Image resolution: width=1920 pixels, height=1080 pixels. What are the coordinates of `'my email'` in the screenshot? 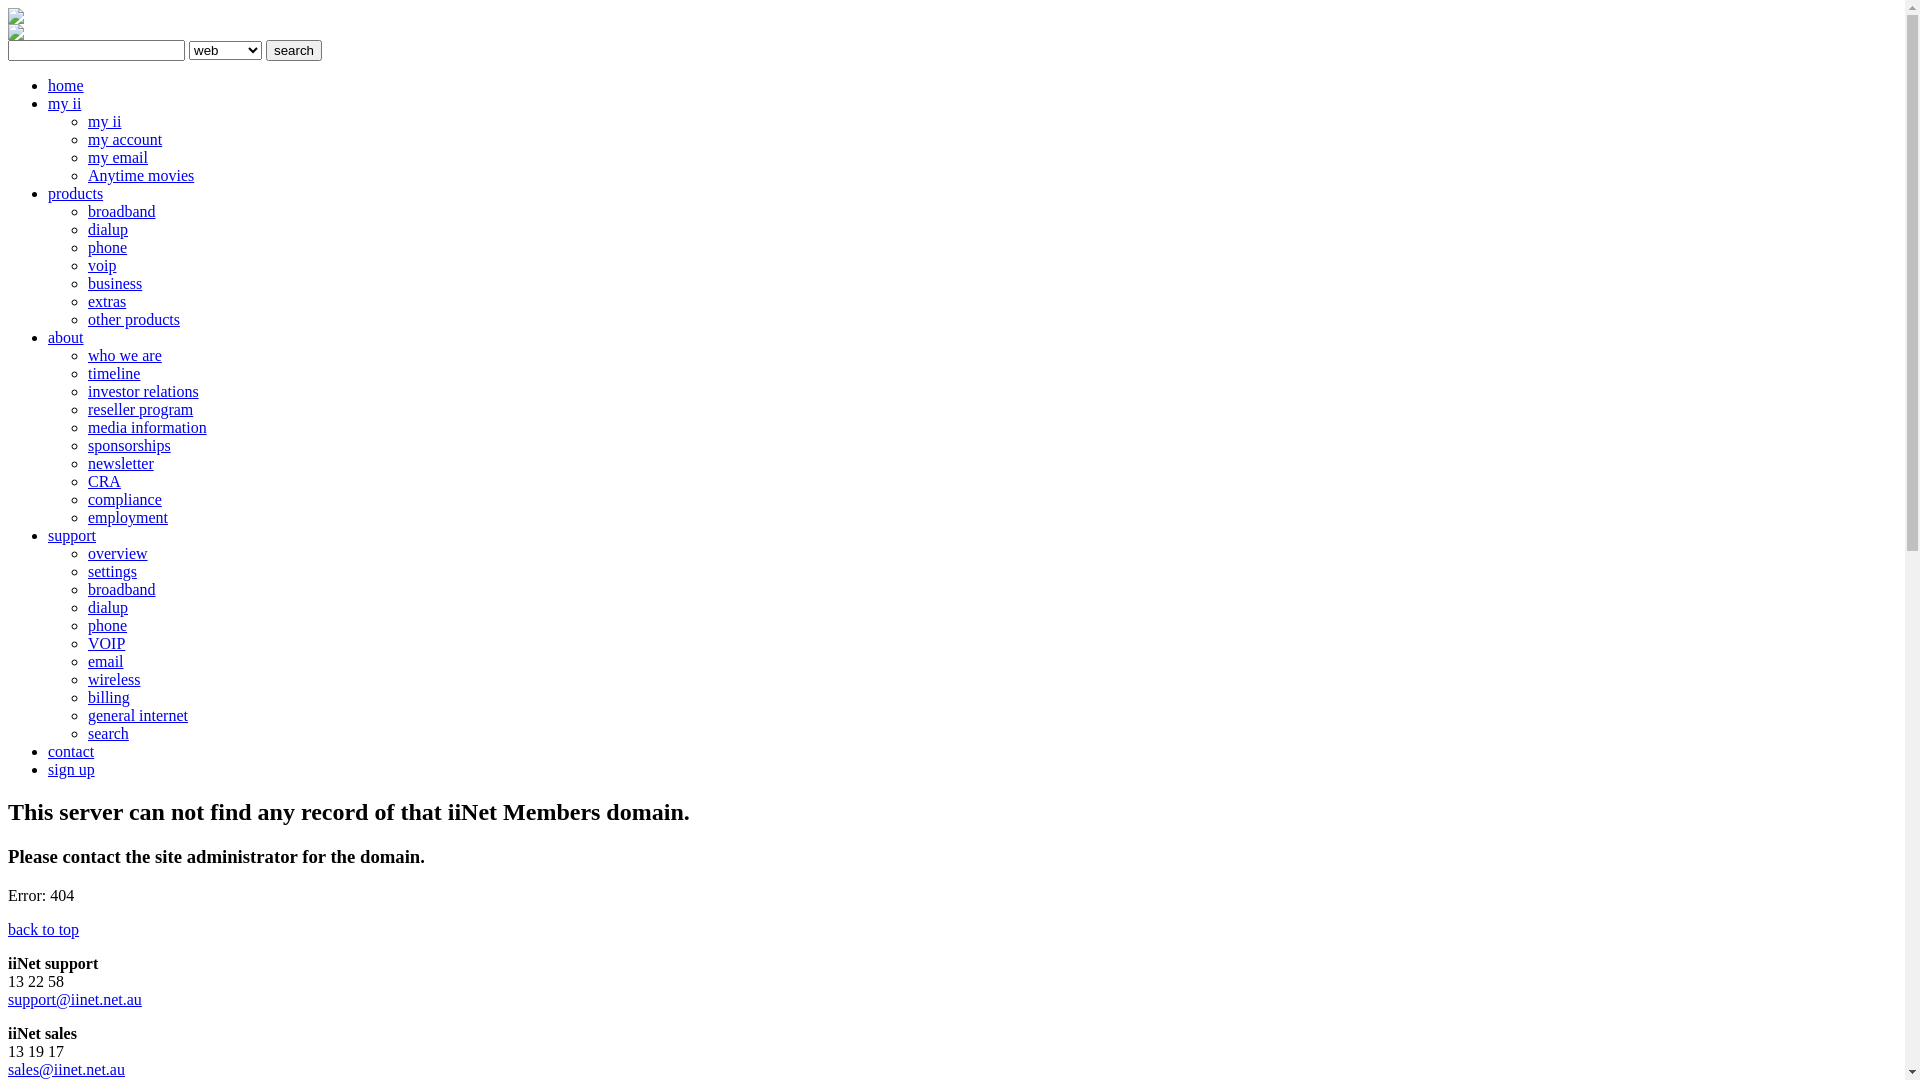 It's located at (117, 156).